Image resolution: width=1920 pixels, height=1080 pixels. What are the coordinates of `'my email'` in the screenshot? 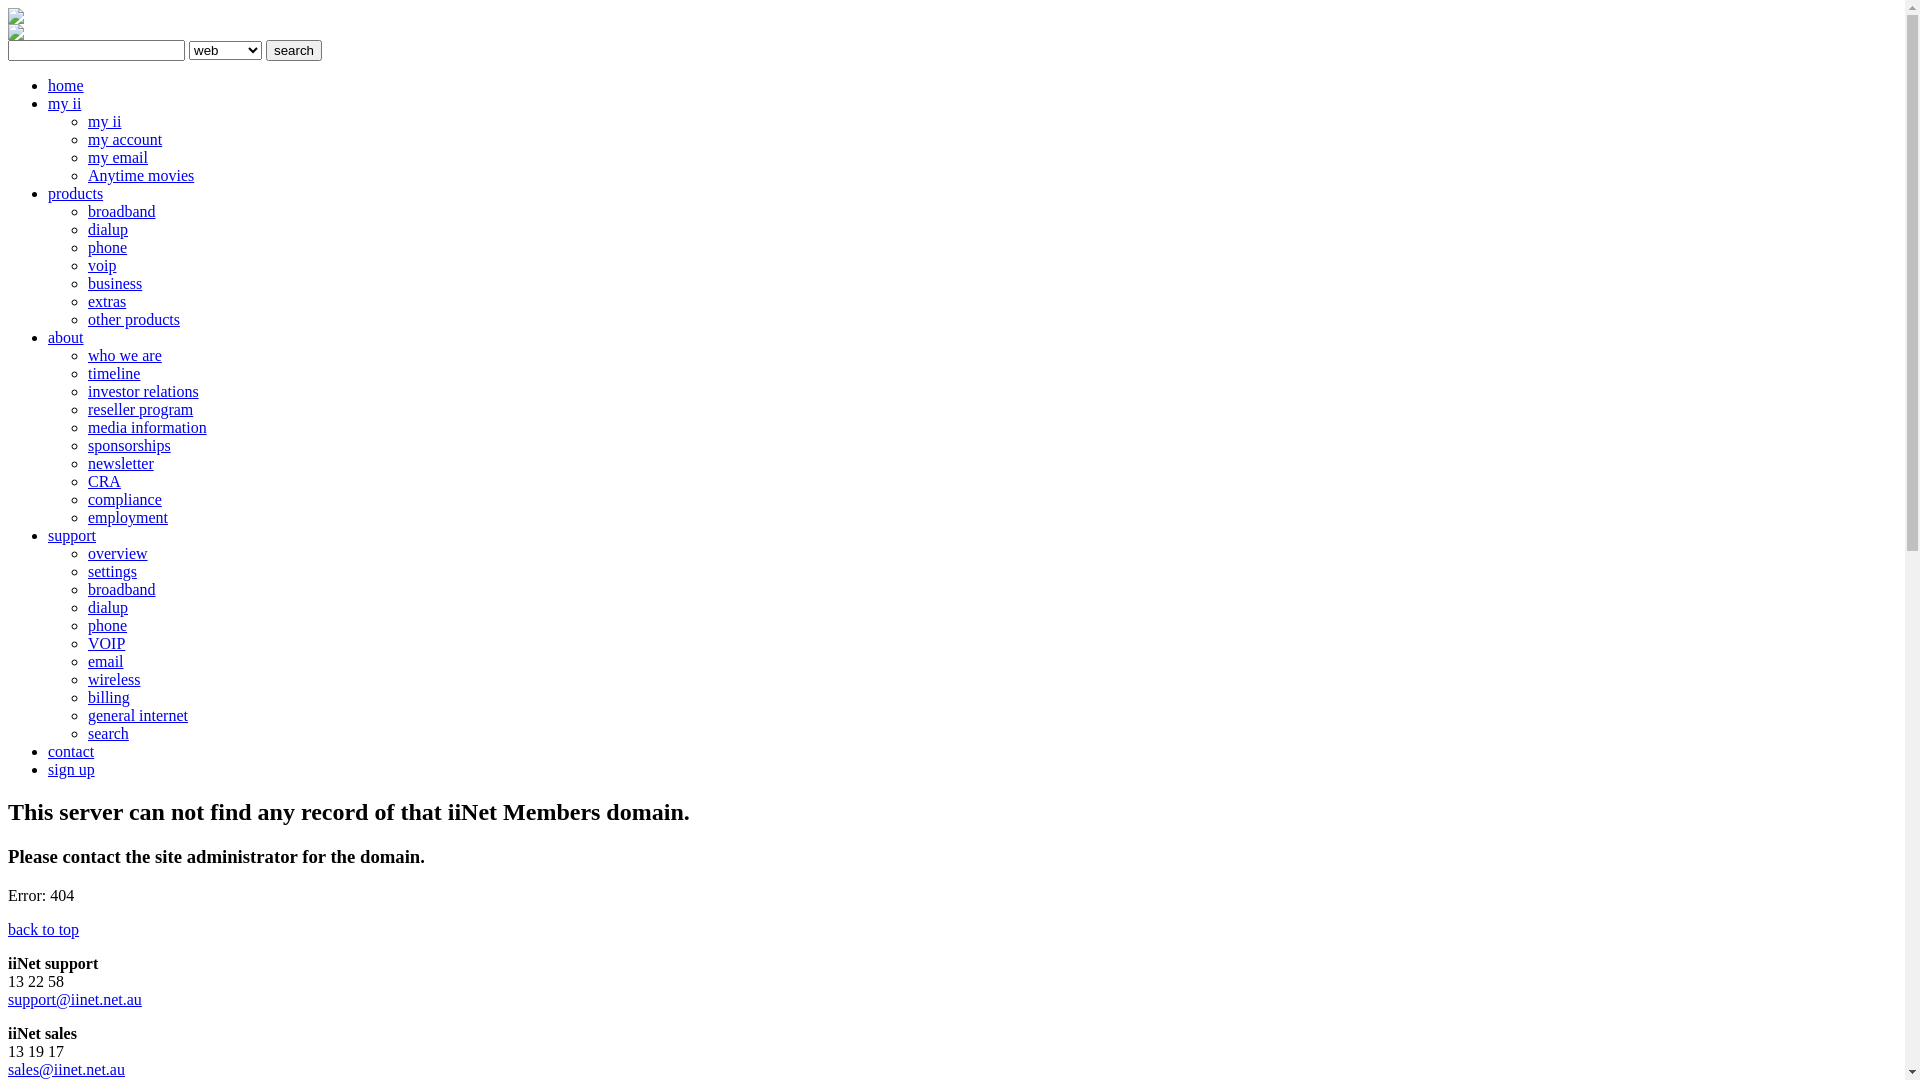 It's located at (117, 156).